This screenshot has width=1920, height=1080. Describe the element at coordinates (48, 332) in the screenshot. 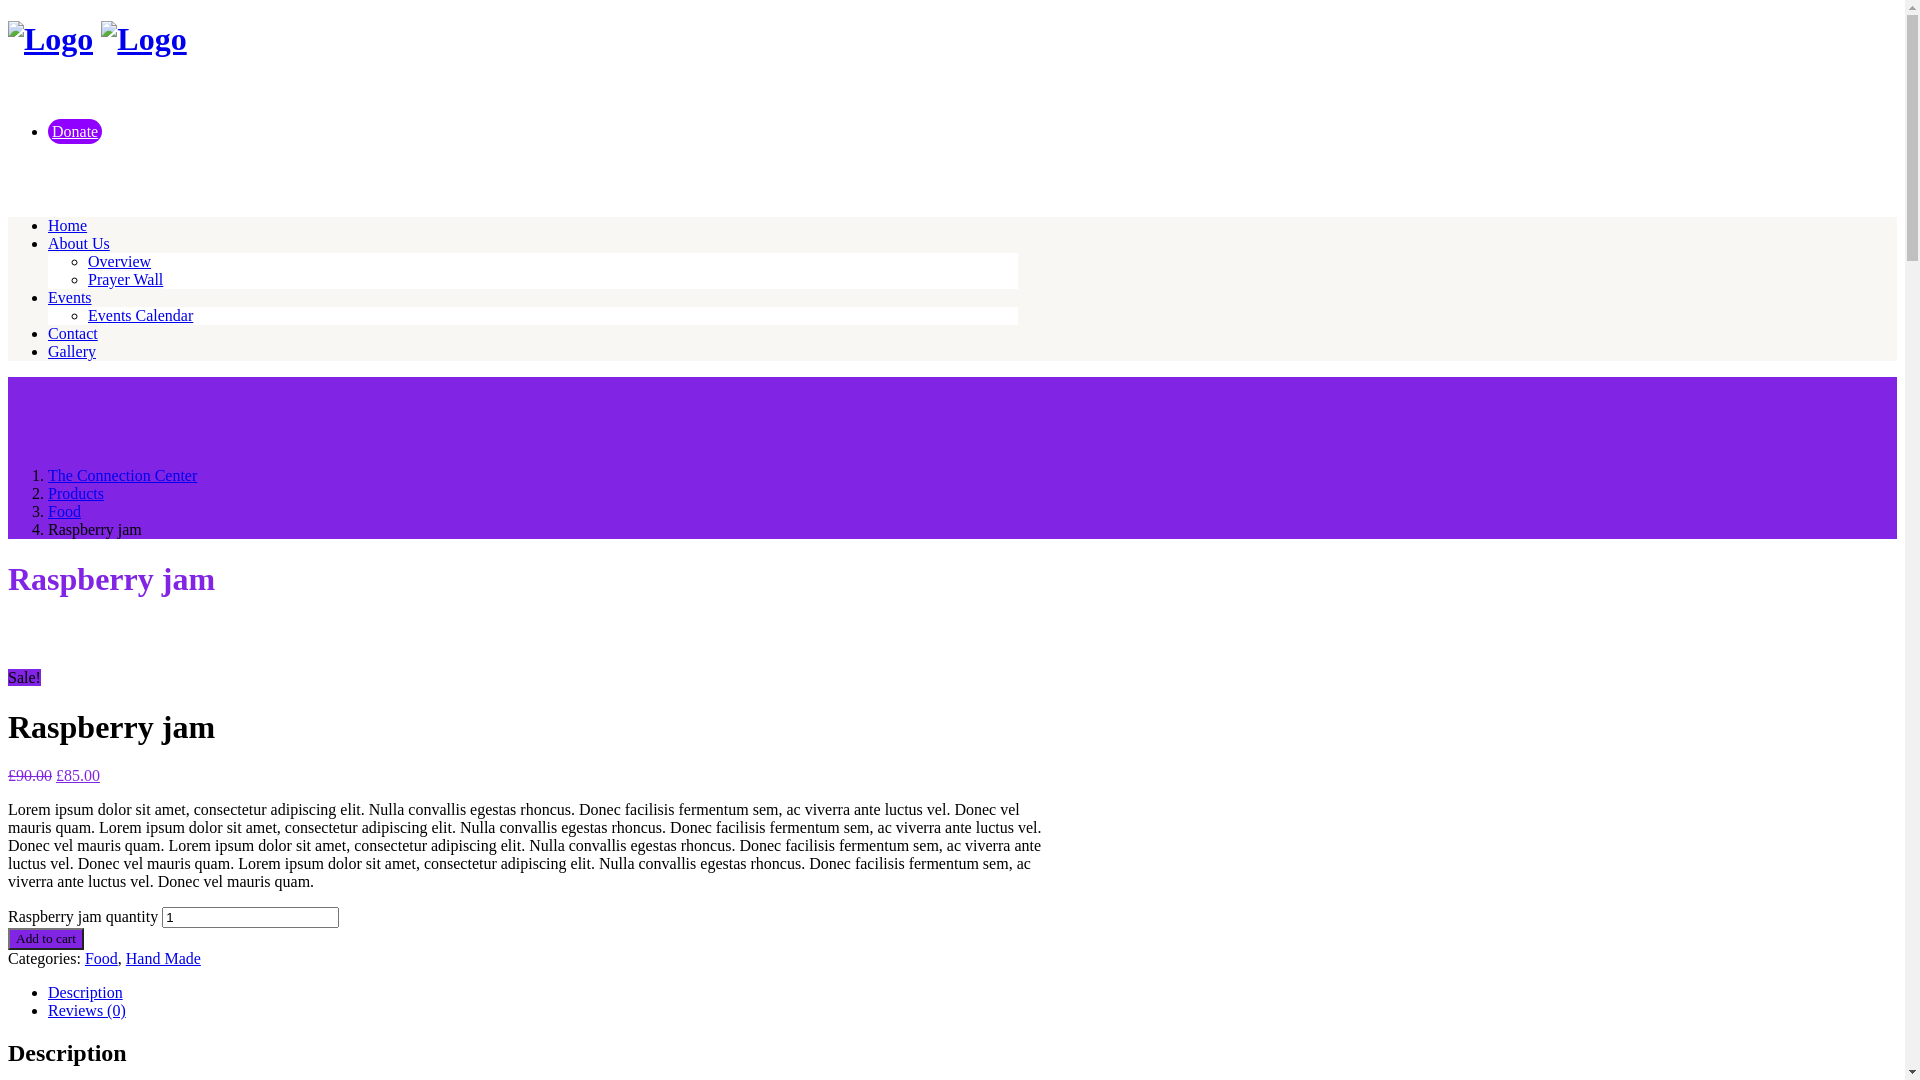

I see `'Contact'` at that location.